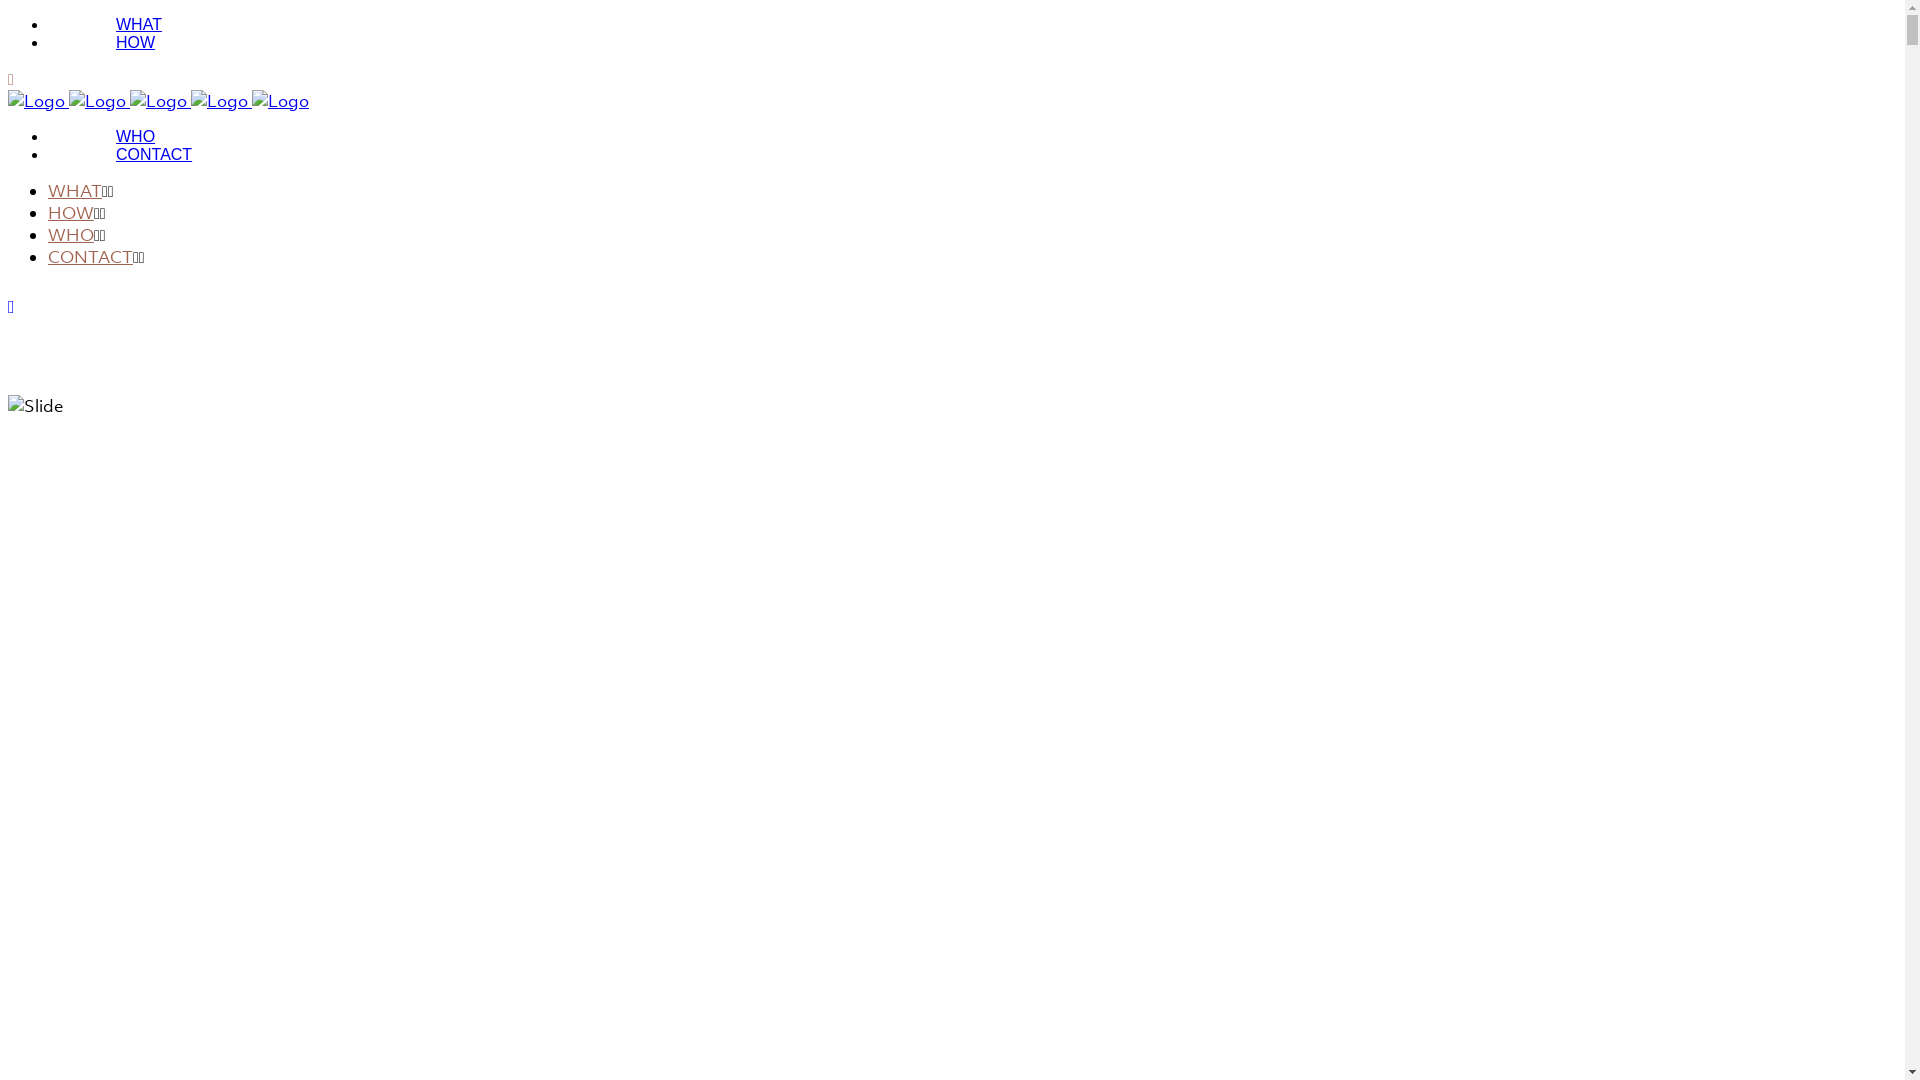 The width and height of the screenshot is (1920, 1080). Describe the element at coordinates (152, 153) in the screenshot. I see `'CONTACT'` at that location.